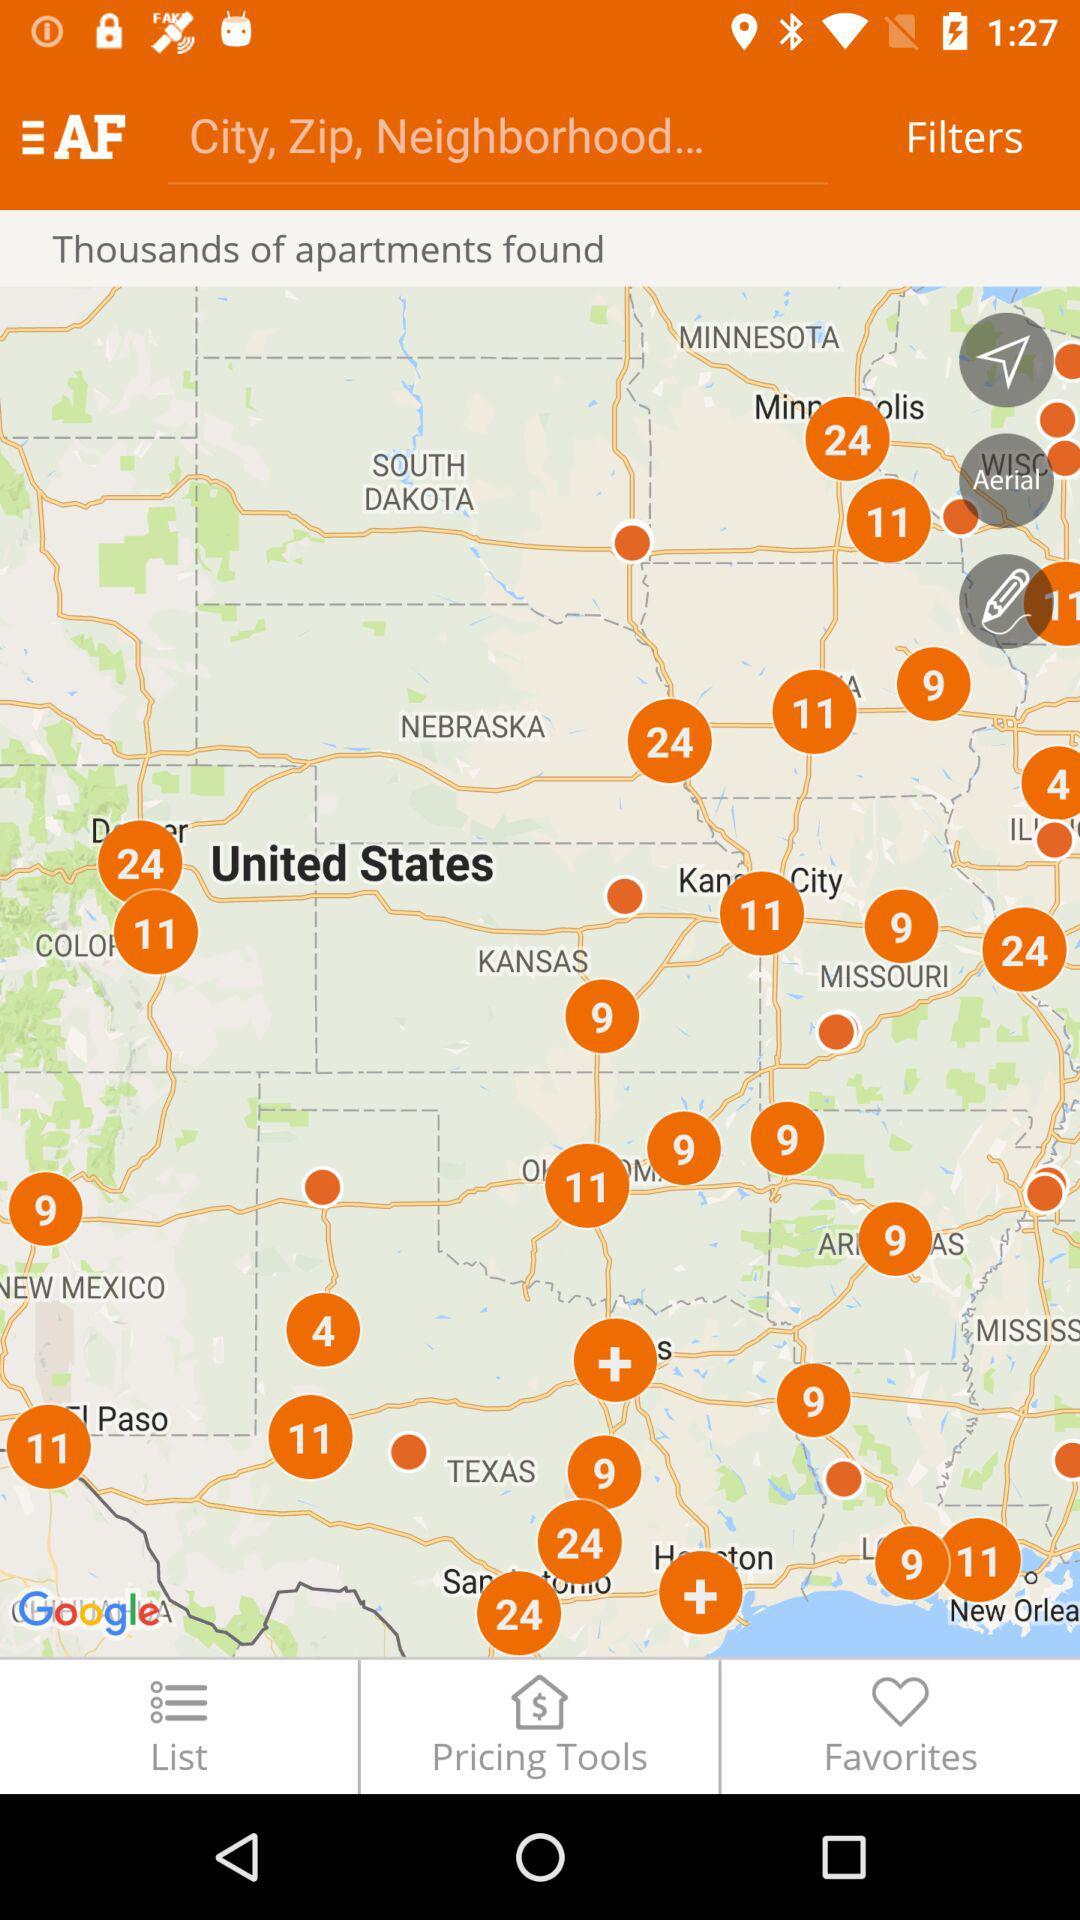 This screenshot has width=1080, height=1920. I want to click on item to the right of pricing tools, so click(900, 1725).